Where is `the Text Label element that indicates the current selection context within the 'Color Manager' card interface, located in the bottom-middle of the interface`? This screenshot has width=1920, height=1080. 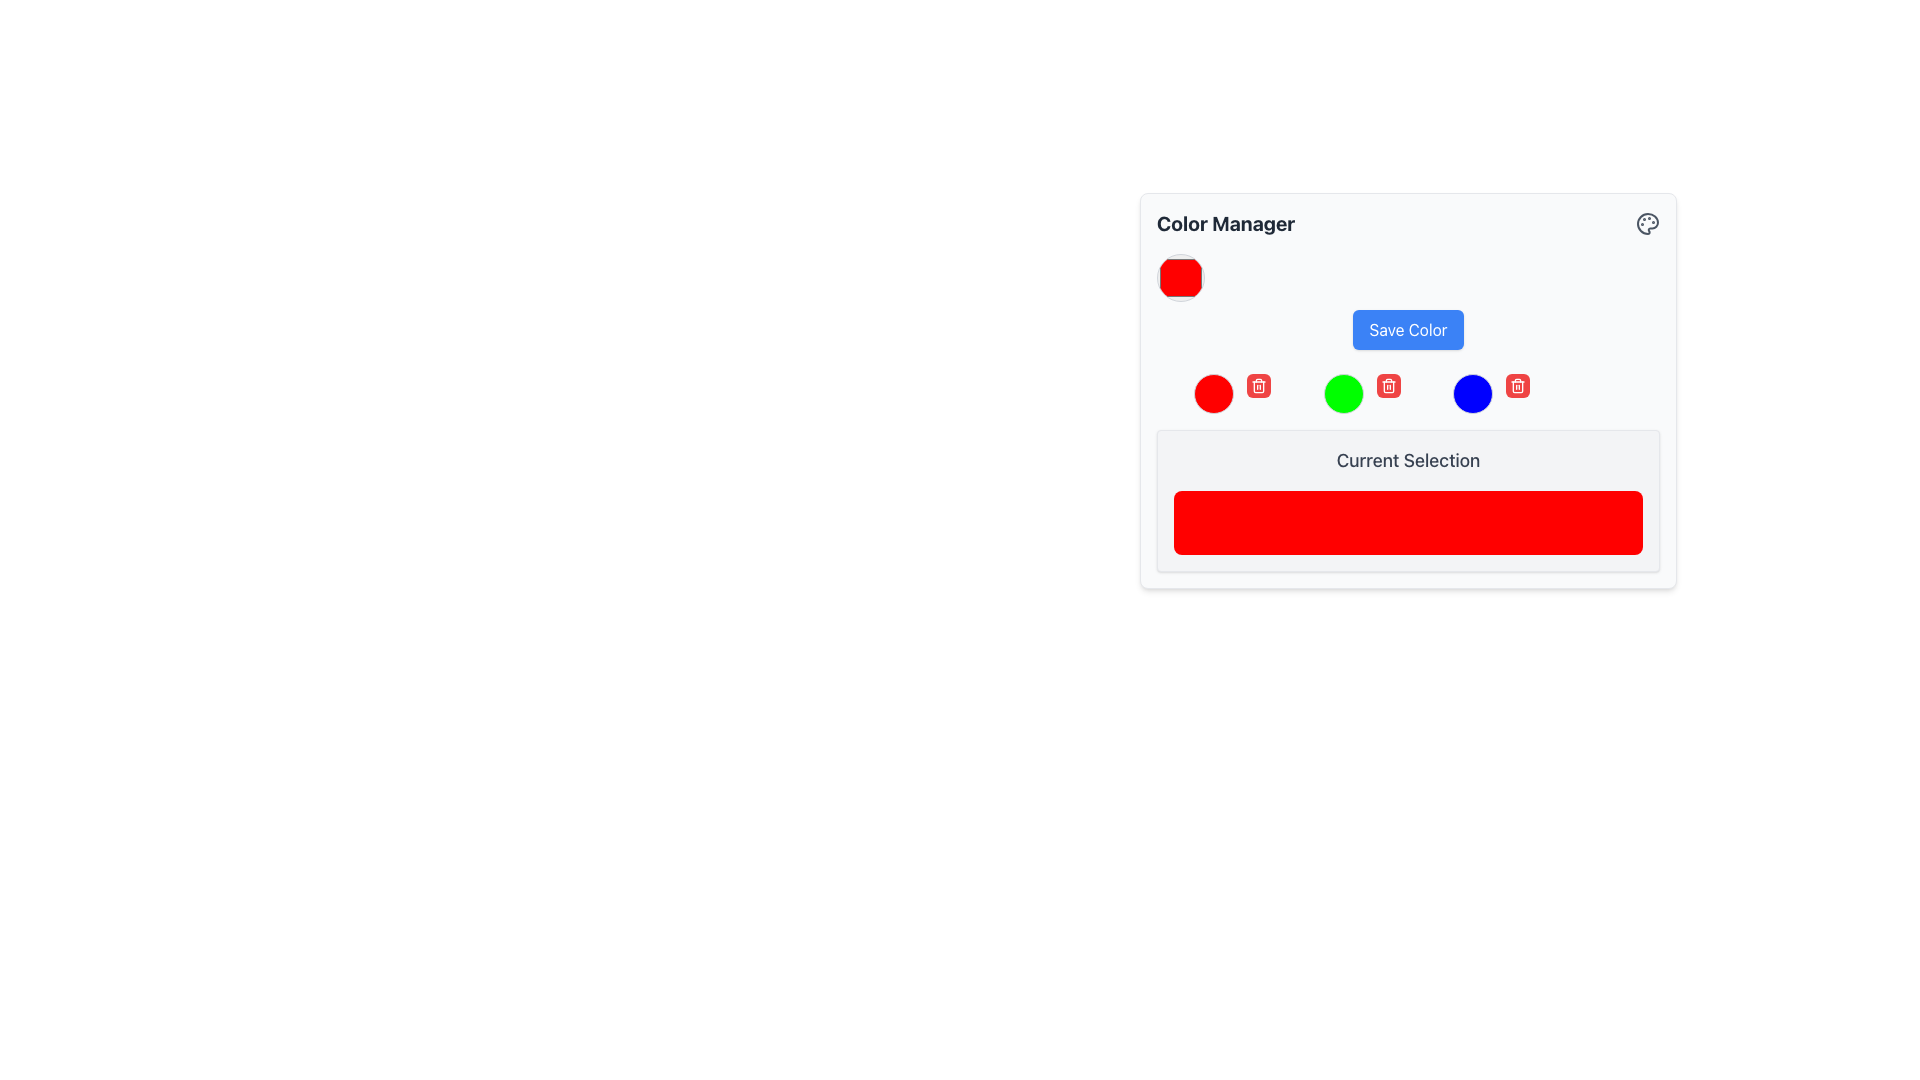
the Text Label element that indicates the current selection context within the 'Color Manager' card interface, located in the bottom-middle of the interface is located at coordinates (1407, 461).